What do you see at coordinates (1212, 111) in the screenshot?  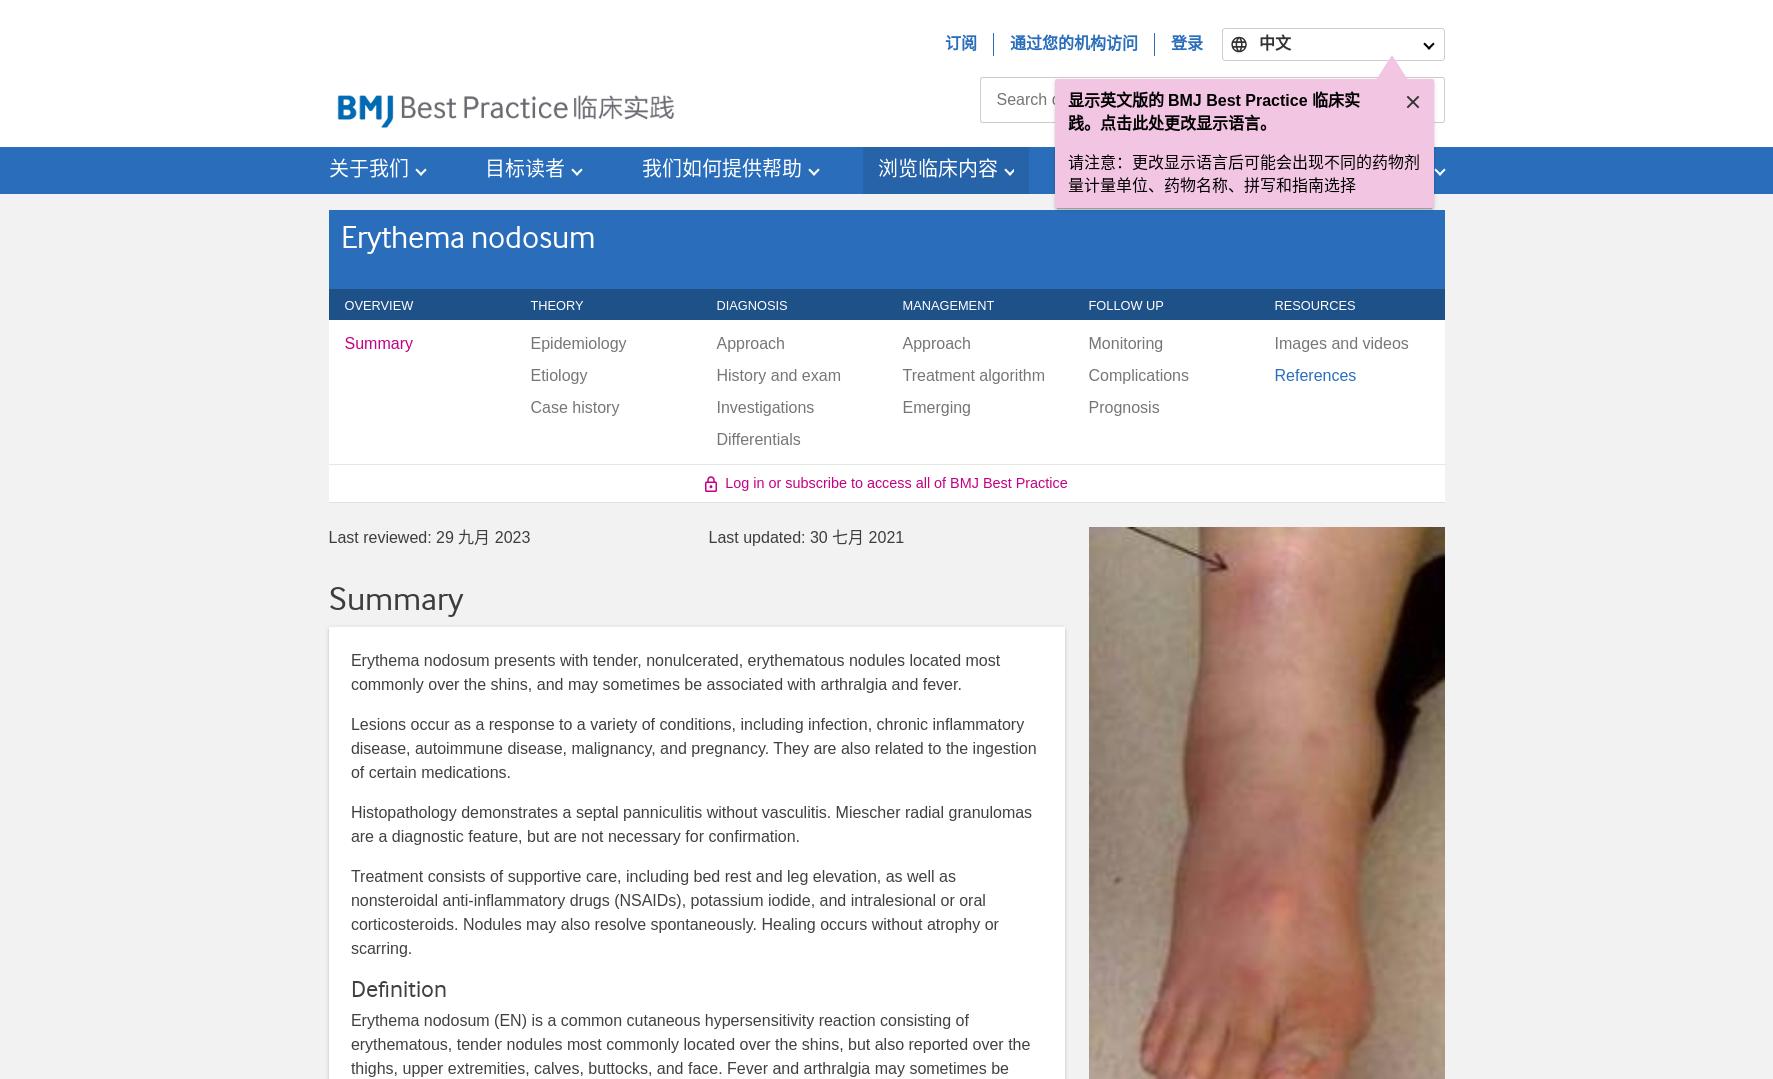 I see `'显示英文版的 BMJ Best Practice 临床实践。点击此处更改显示语言。'` at bounding box center [1212, 111].